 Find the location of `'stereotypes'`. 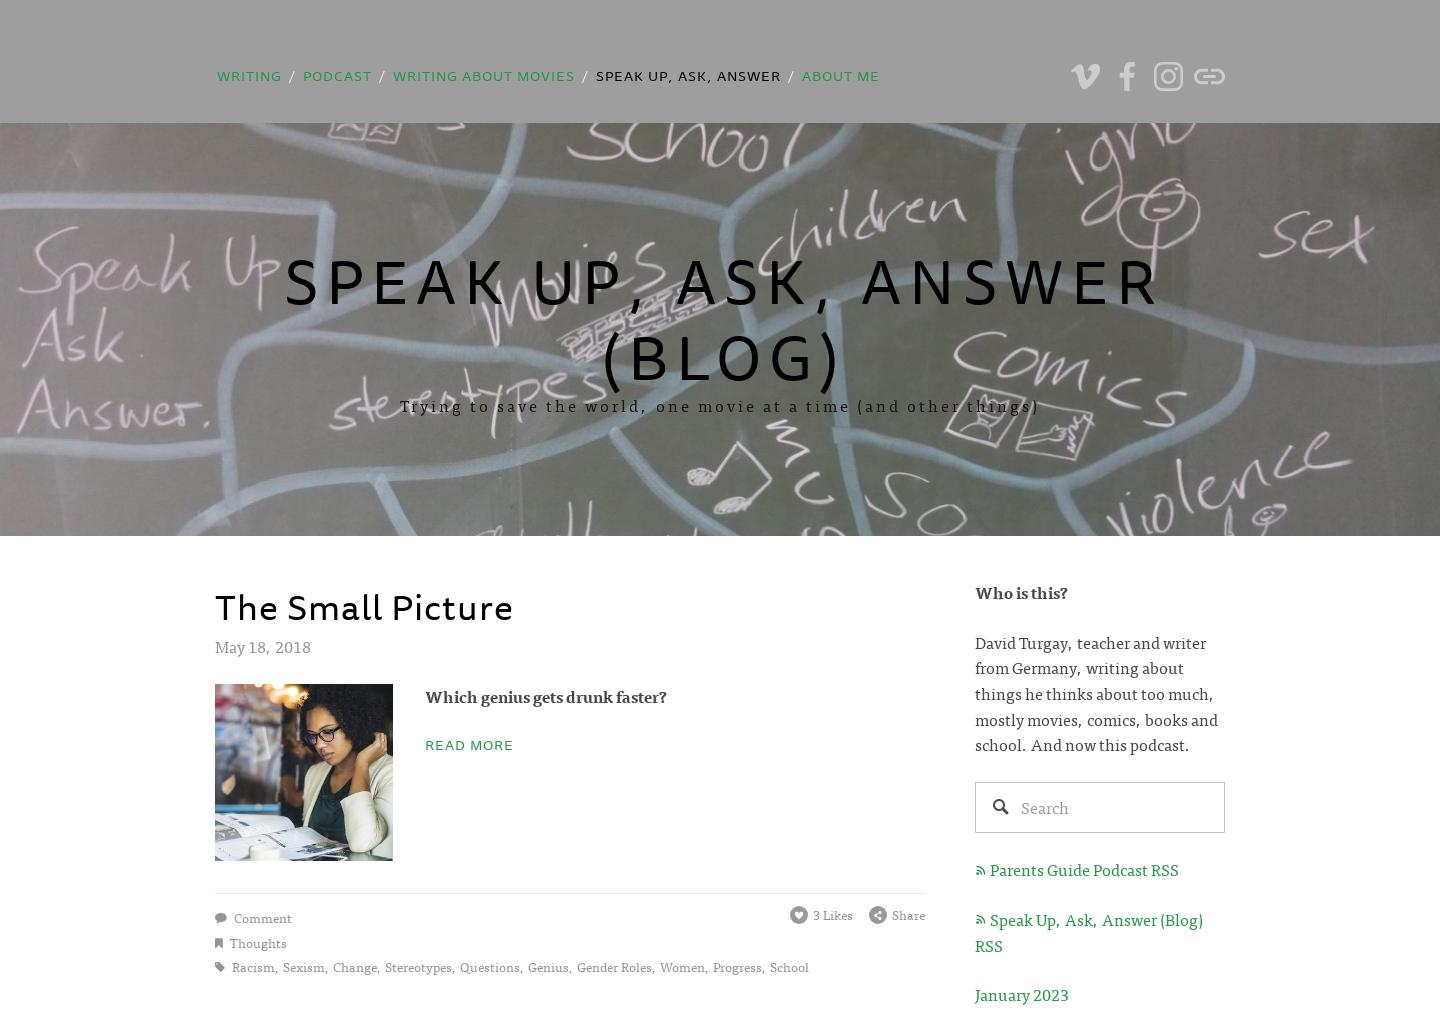

'stereotypes' is located at coordinates (416, 965).